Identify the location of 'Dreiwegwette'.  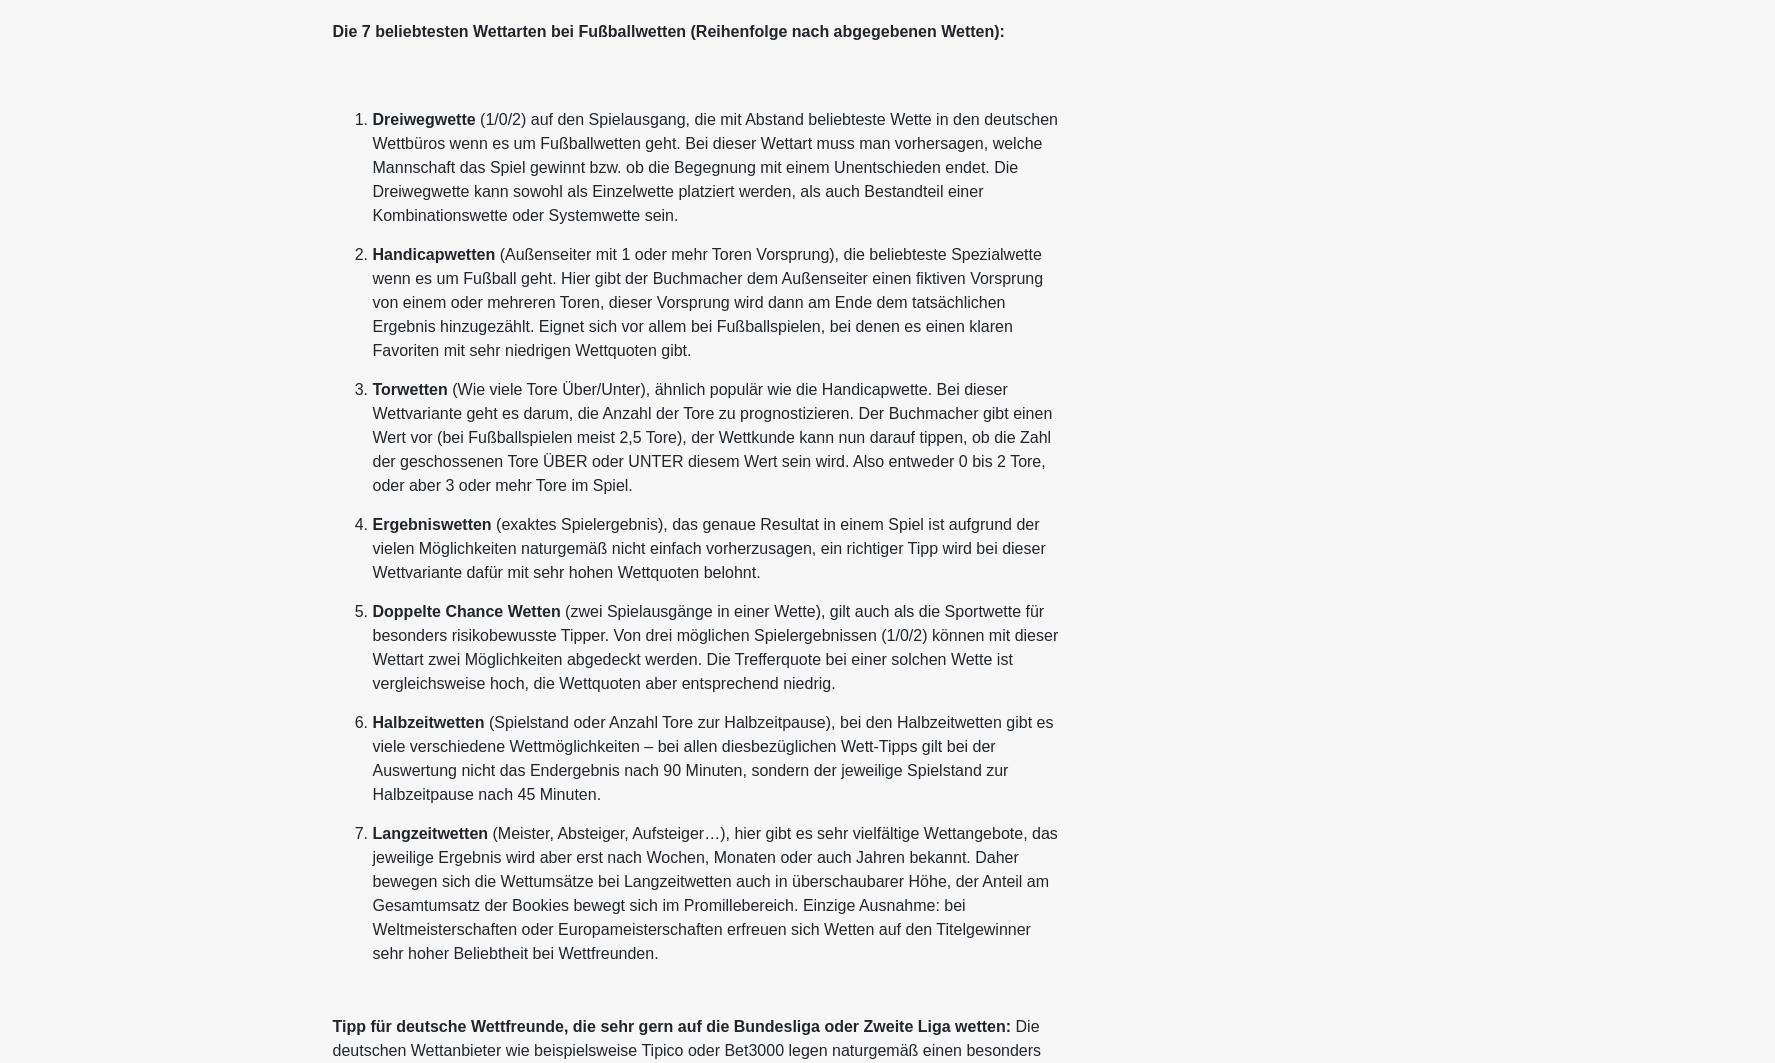
(371, 119).